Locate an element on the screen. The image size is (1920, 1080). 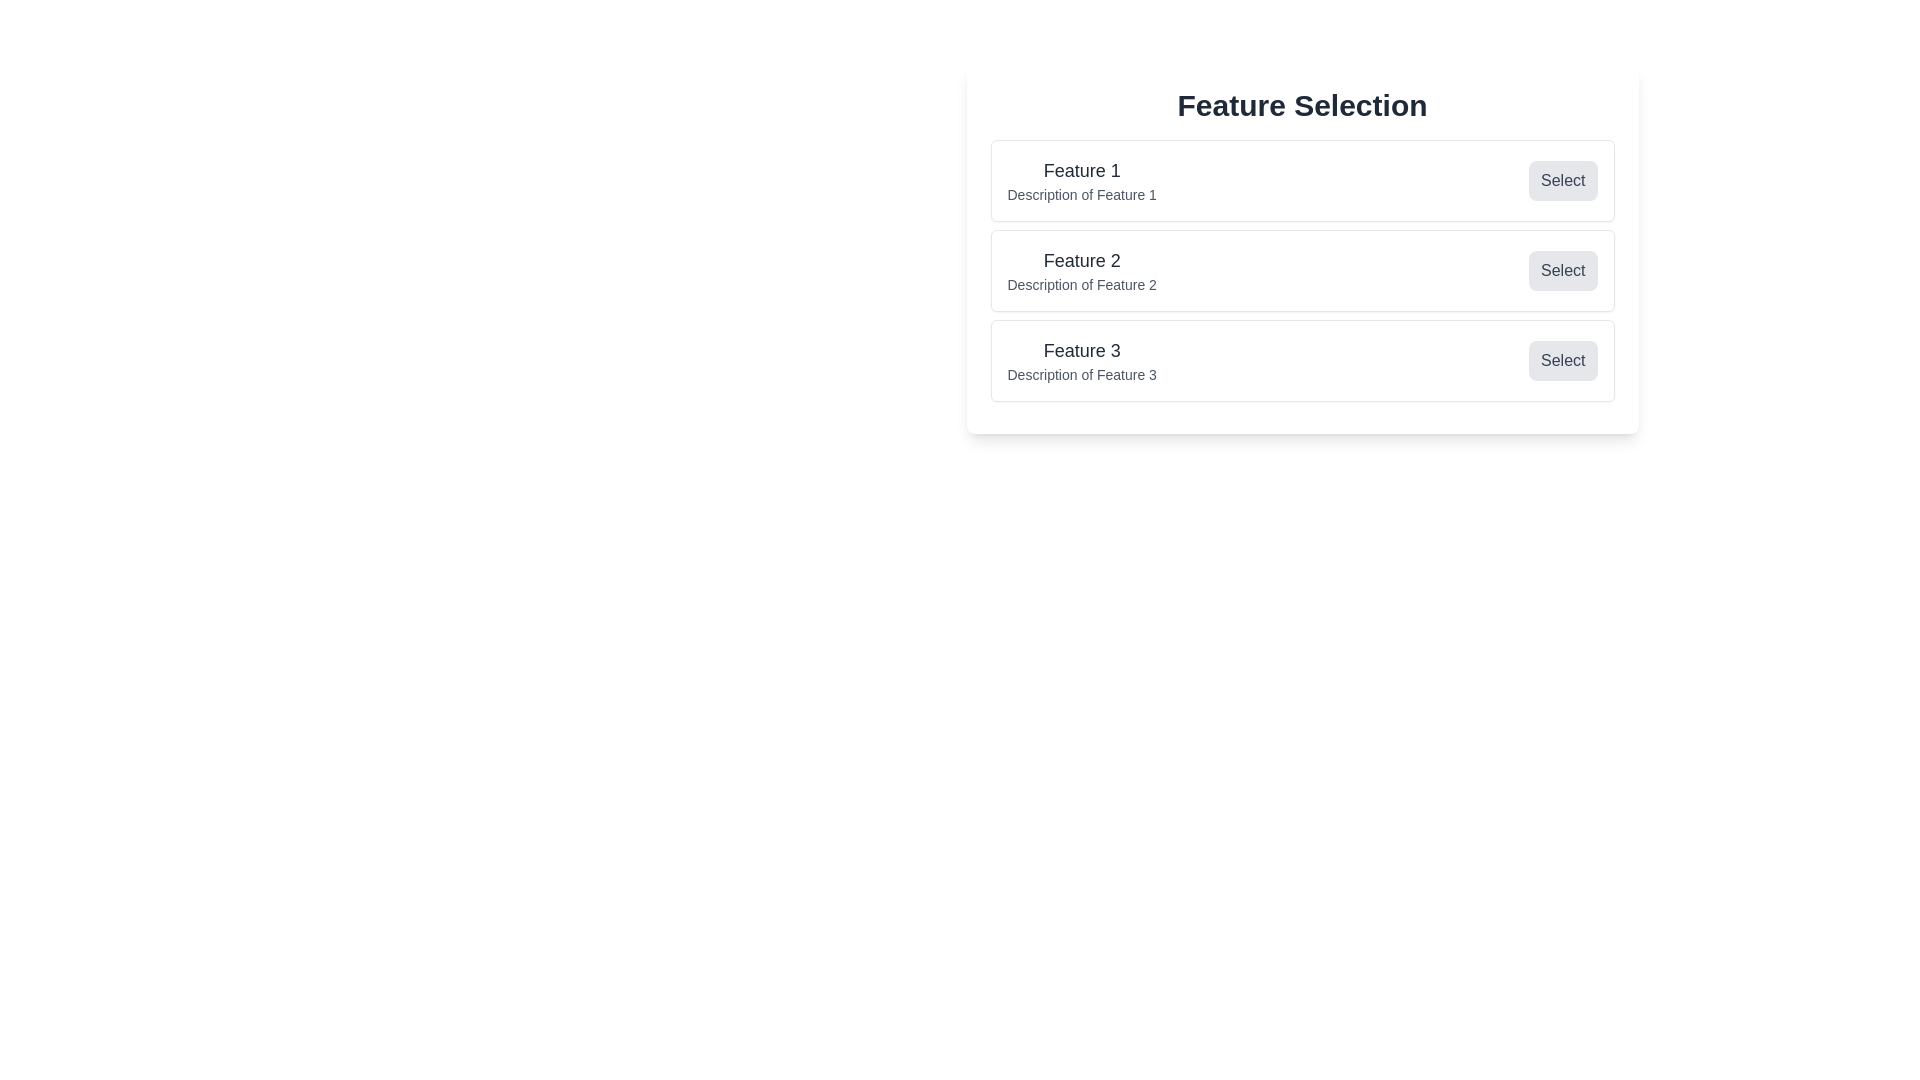
the Label with Description that contains the text 'Feature 3' and 'Description of Feature 3', which is located in the third row of a vertically stacked list, to the left of the 'Select' button is located at coordinates (1081, 361).